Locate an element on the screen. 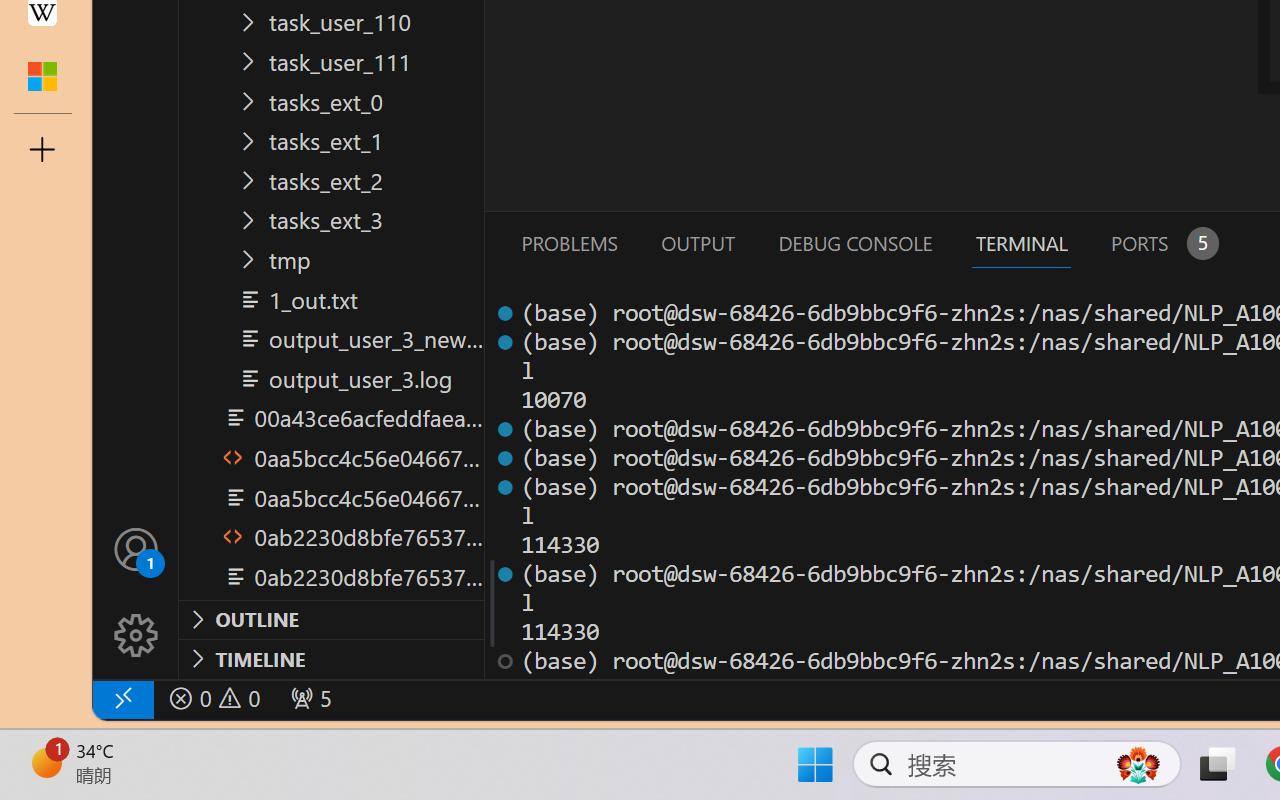 Image resolution: width=1280 pixels, height=800 pixels. 'Forwarded Ports: 36301, 47065, 38781, 45817, 50331' is located at coordinates (308, 698).